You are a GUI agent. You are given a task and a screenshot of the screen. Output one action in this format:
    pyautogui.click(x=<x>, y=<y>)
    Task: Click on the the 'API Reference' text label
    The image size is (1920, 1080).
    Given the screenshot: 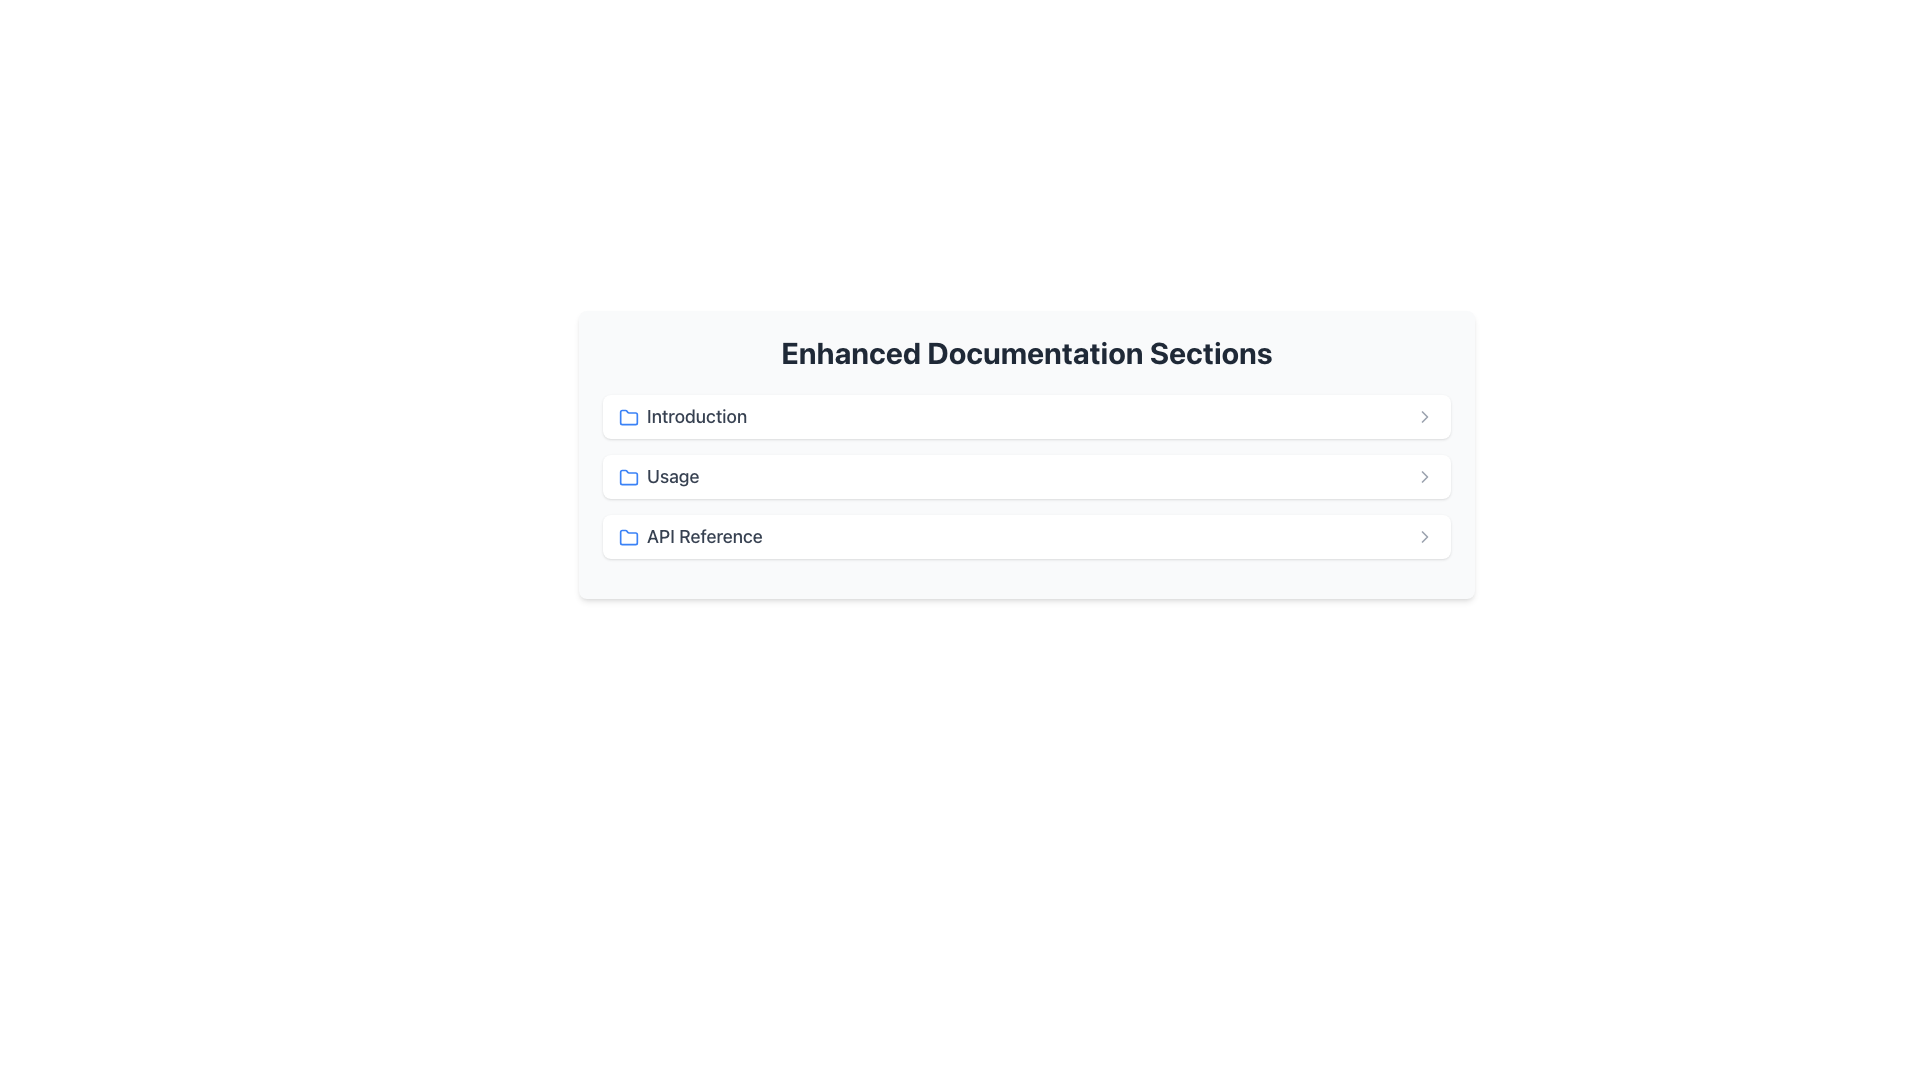 What is the action you would take?
    pyautogui.click(x=690, y=535)
    